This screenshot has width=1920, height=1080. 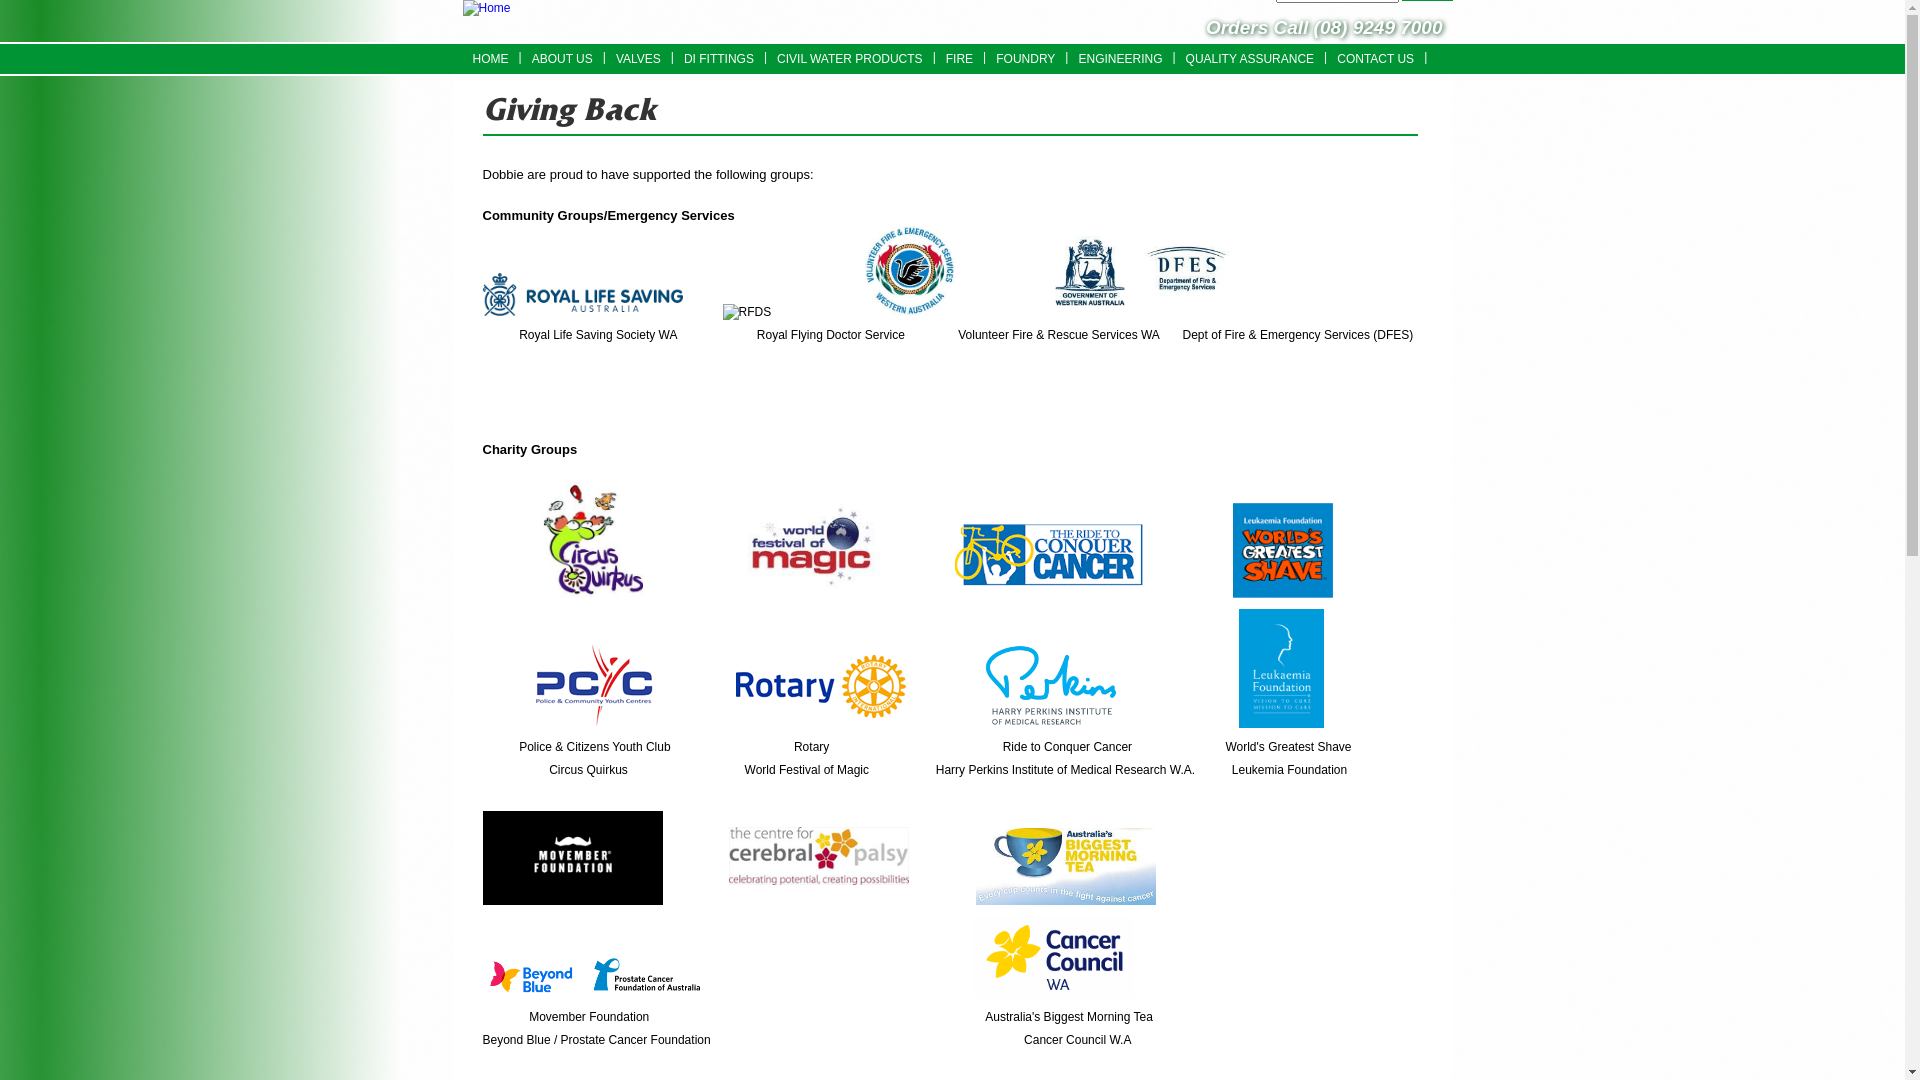 What do you see at coordinates (1053, 955) in the screenshot?
I see `'Cancer Council WA'` at bounding box center [1053, 955].